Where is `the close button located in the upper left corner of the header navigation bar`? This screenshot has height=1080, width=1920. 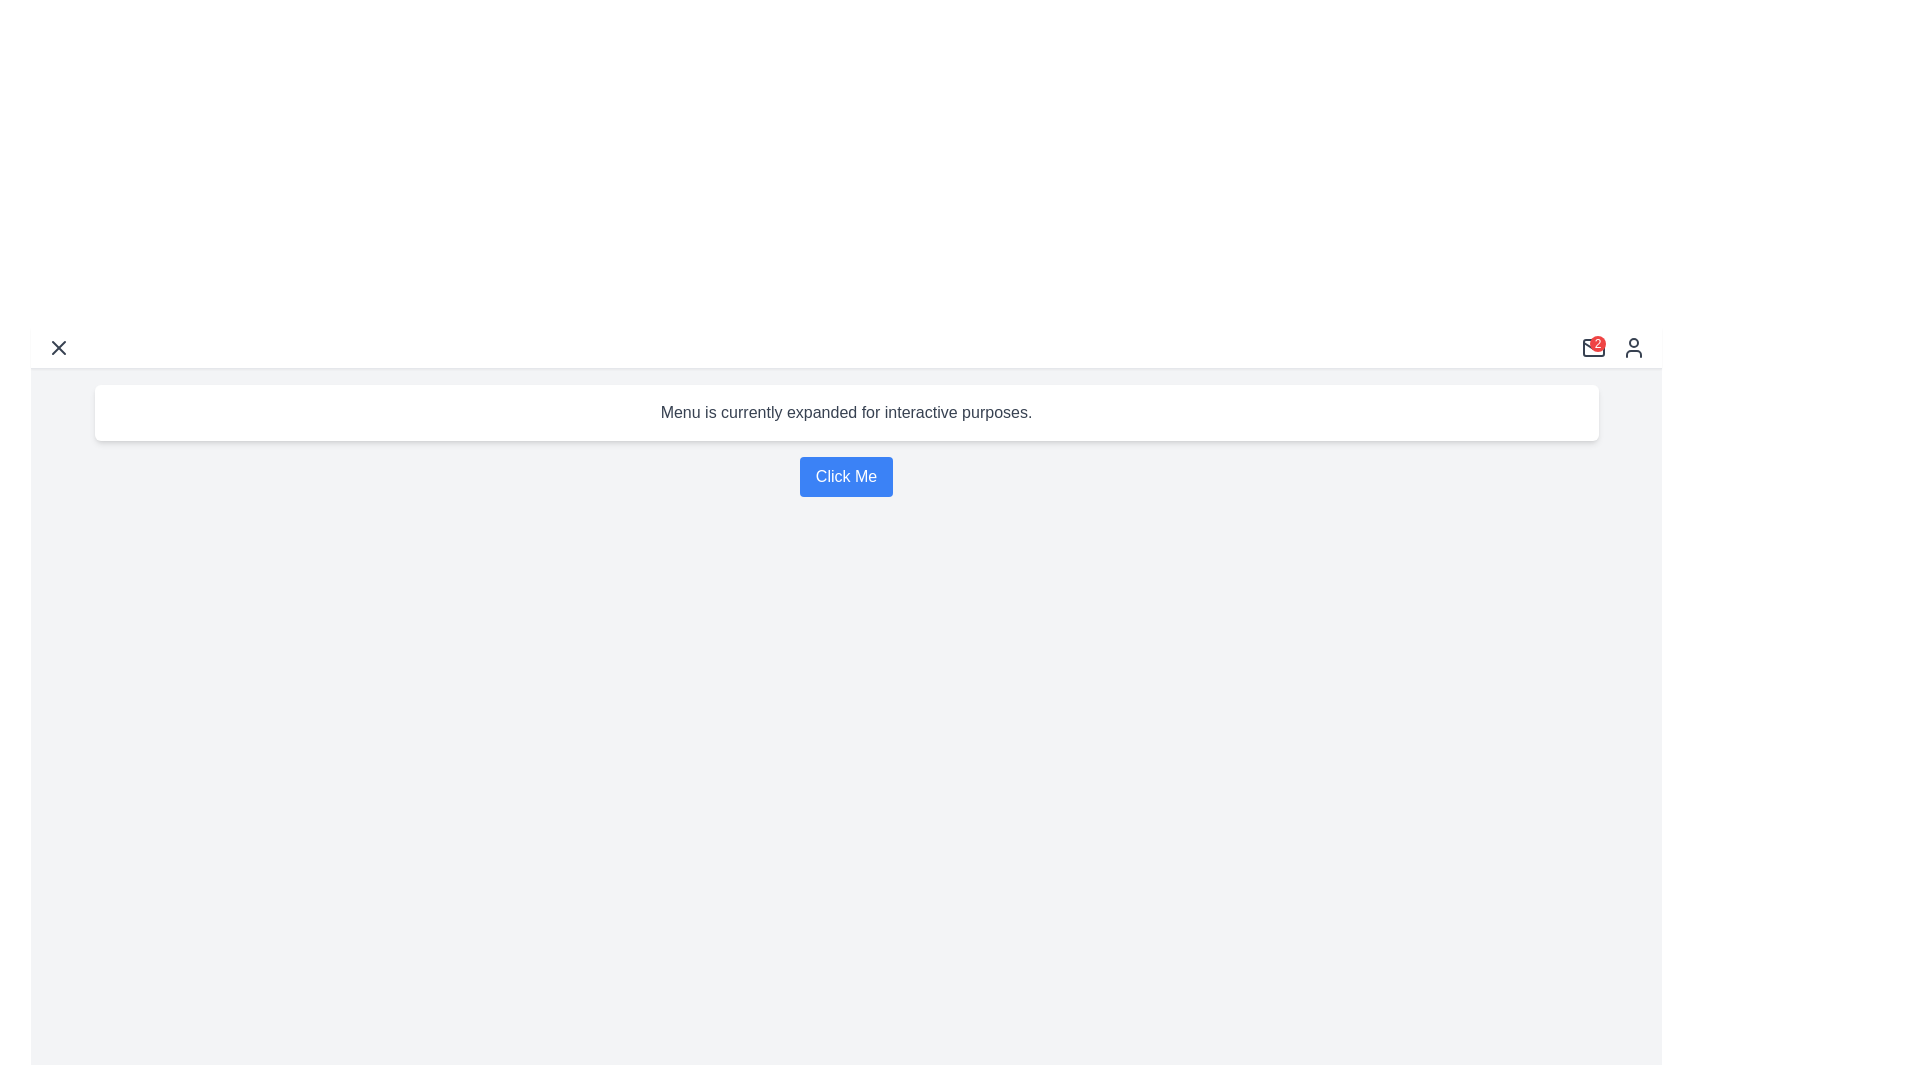
the close button located in the upper left corner of the header navigation bar is located at coordinates (58, 346).